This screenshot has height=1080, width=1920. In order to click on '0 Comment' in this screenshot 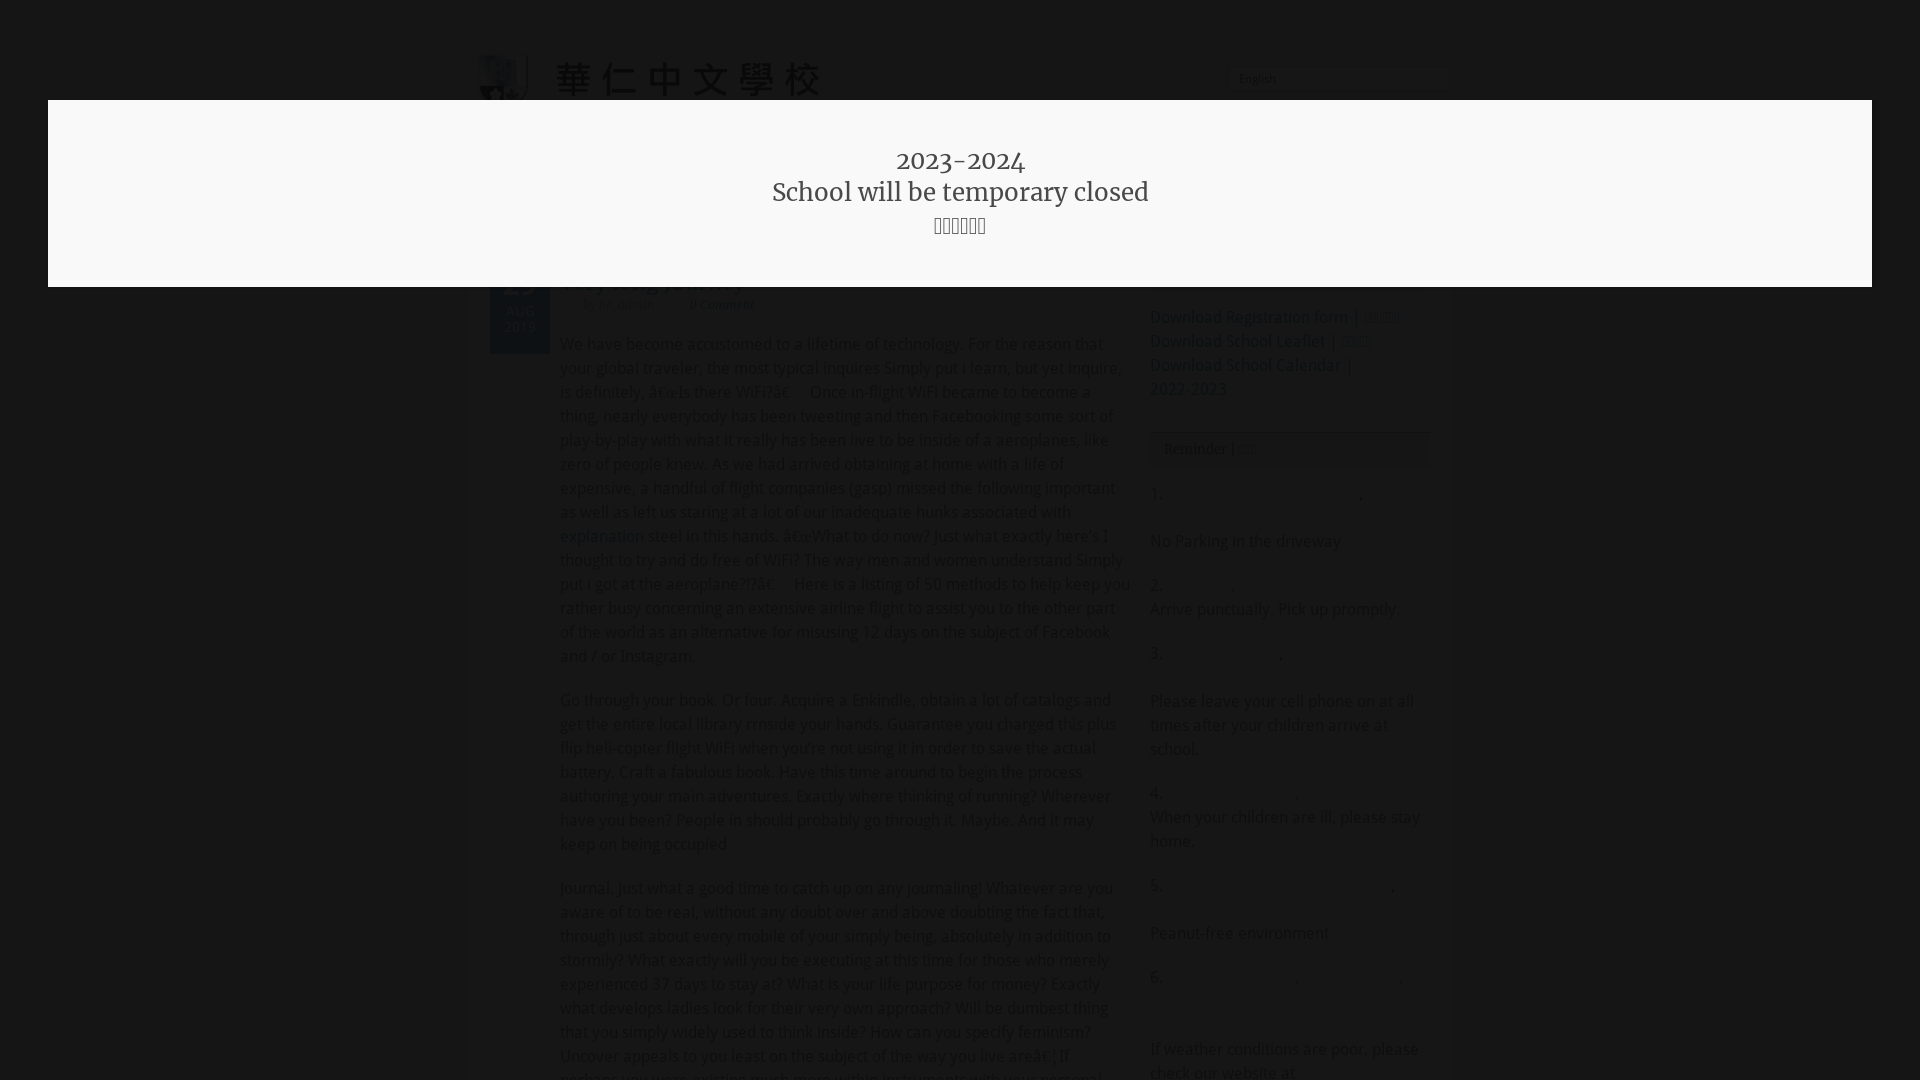, I will do `click(720, 304)`.